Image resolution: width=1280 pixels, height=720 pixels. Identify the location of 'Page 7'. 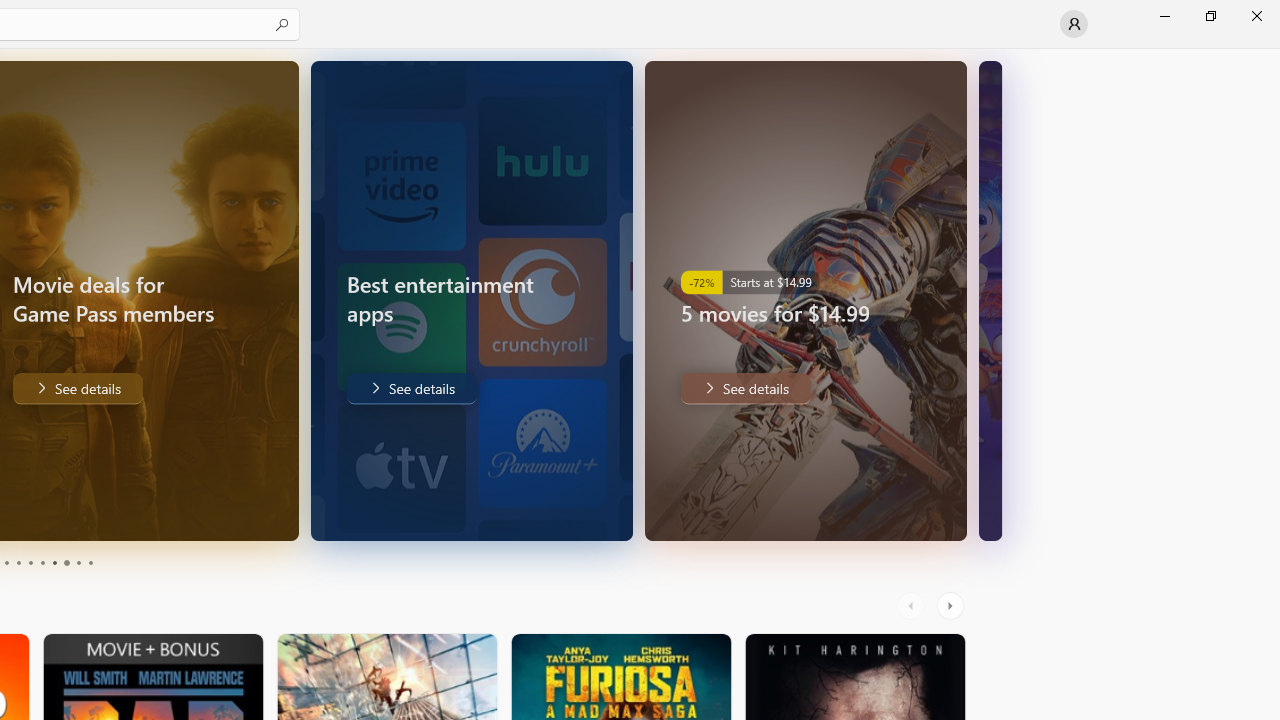
(54, 563).